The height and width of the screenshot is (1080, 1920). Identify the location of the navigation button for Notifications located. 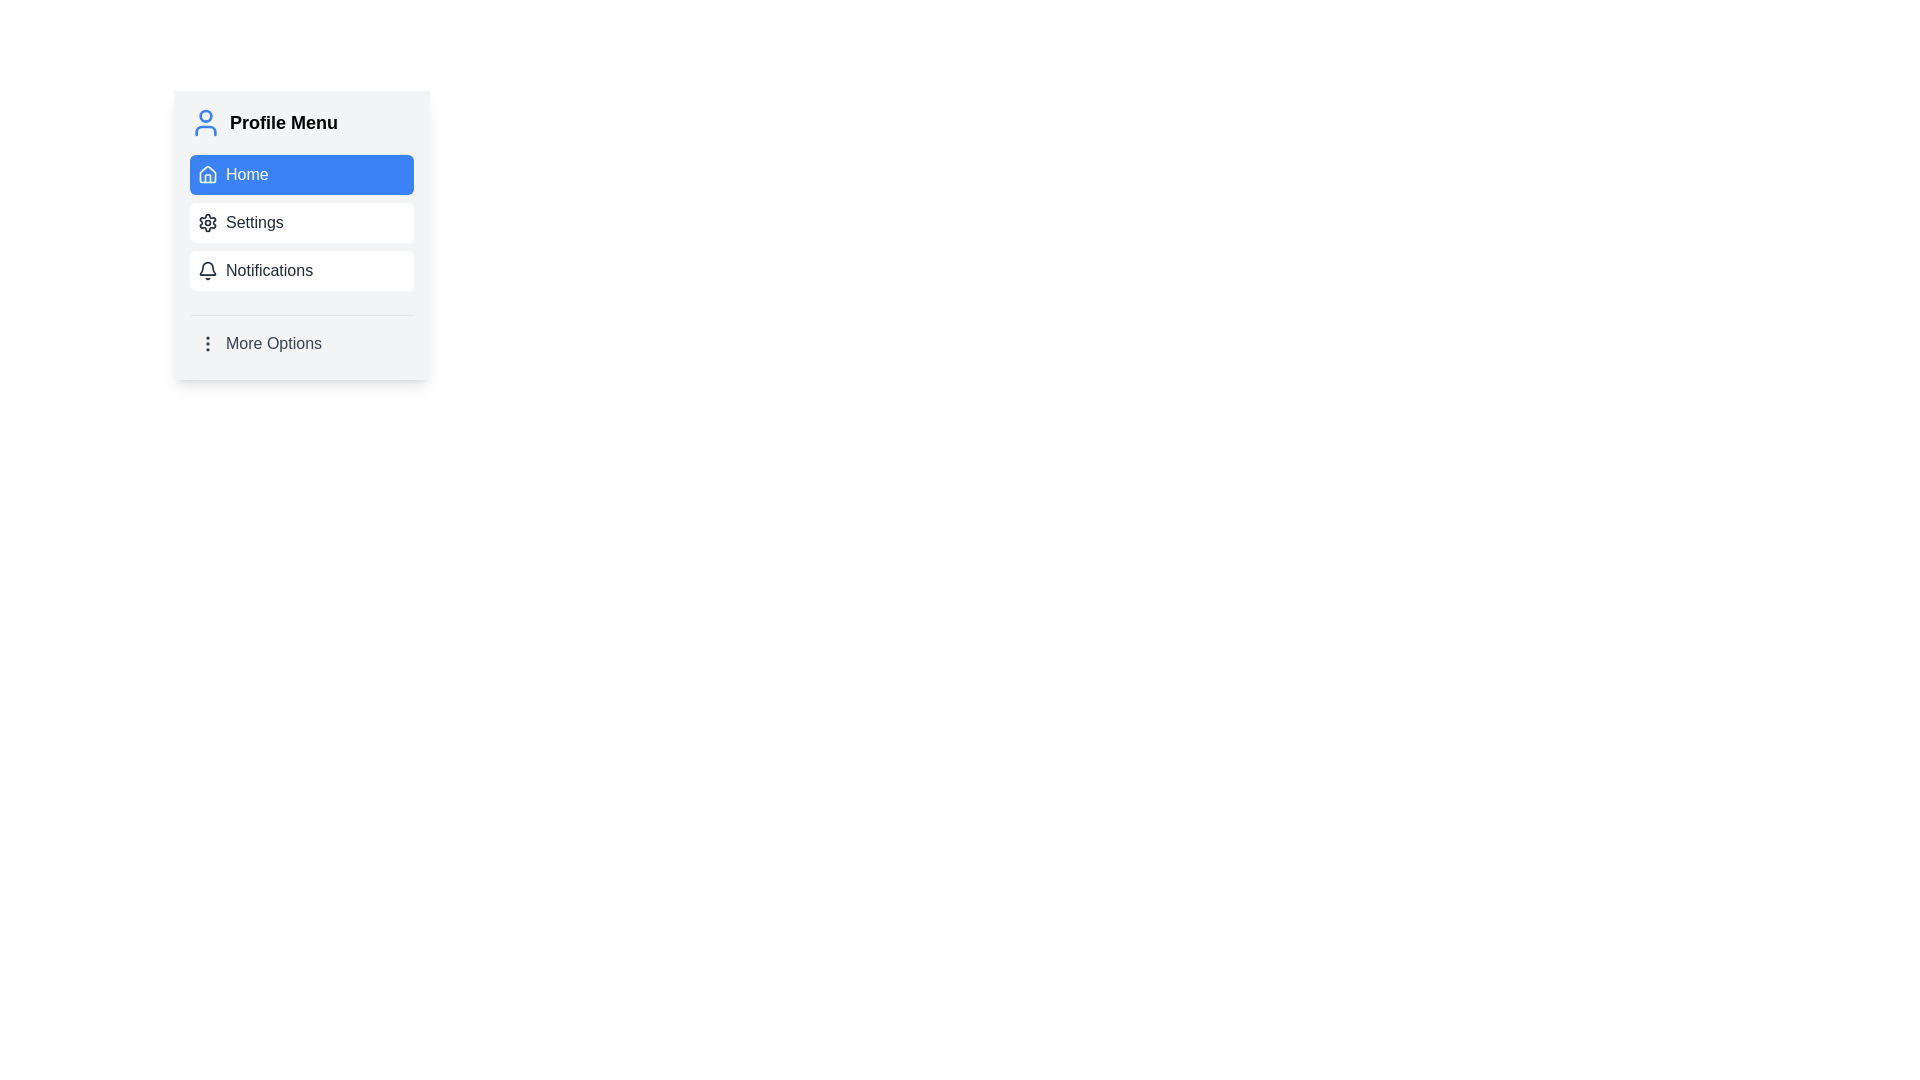
(301, 270).